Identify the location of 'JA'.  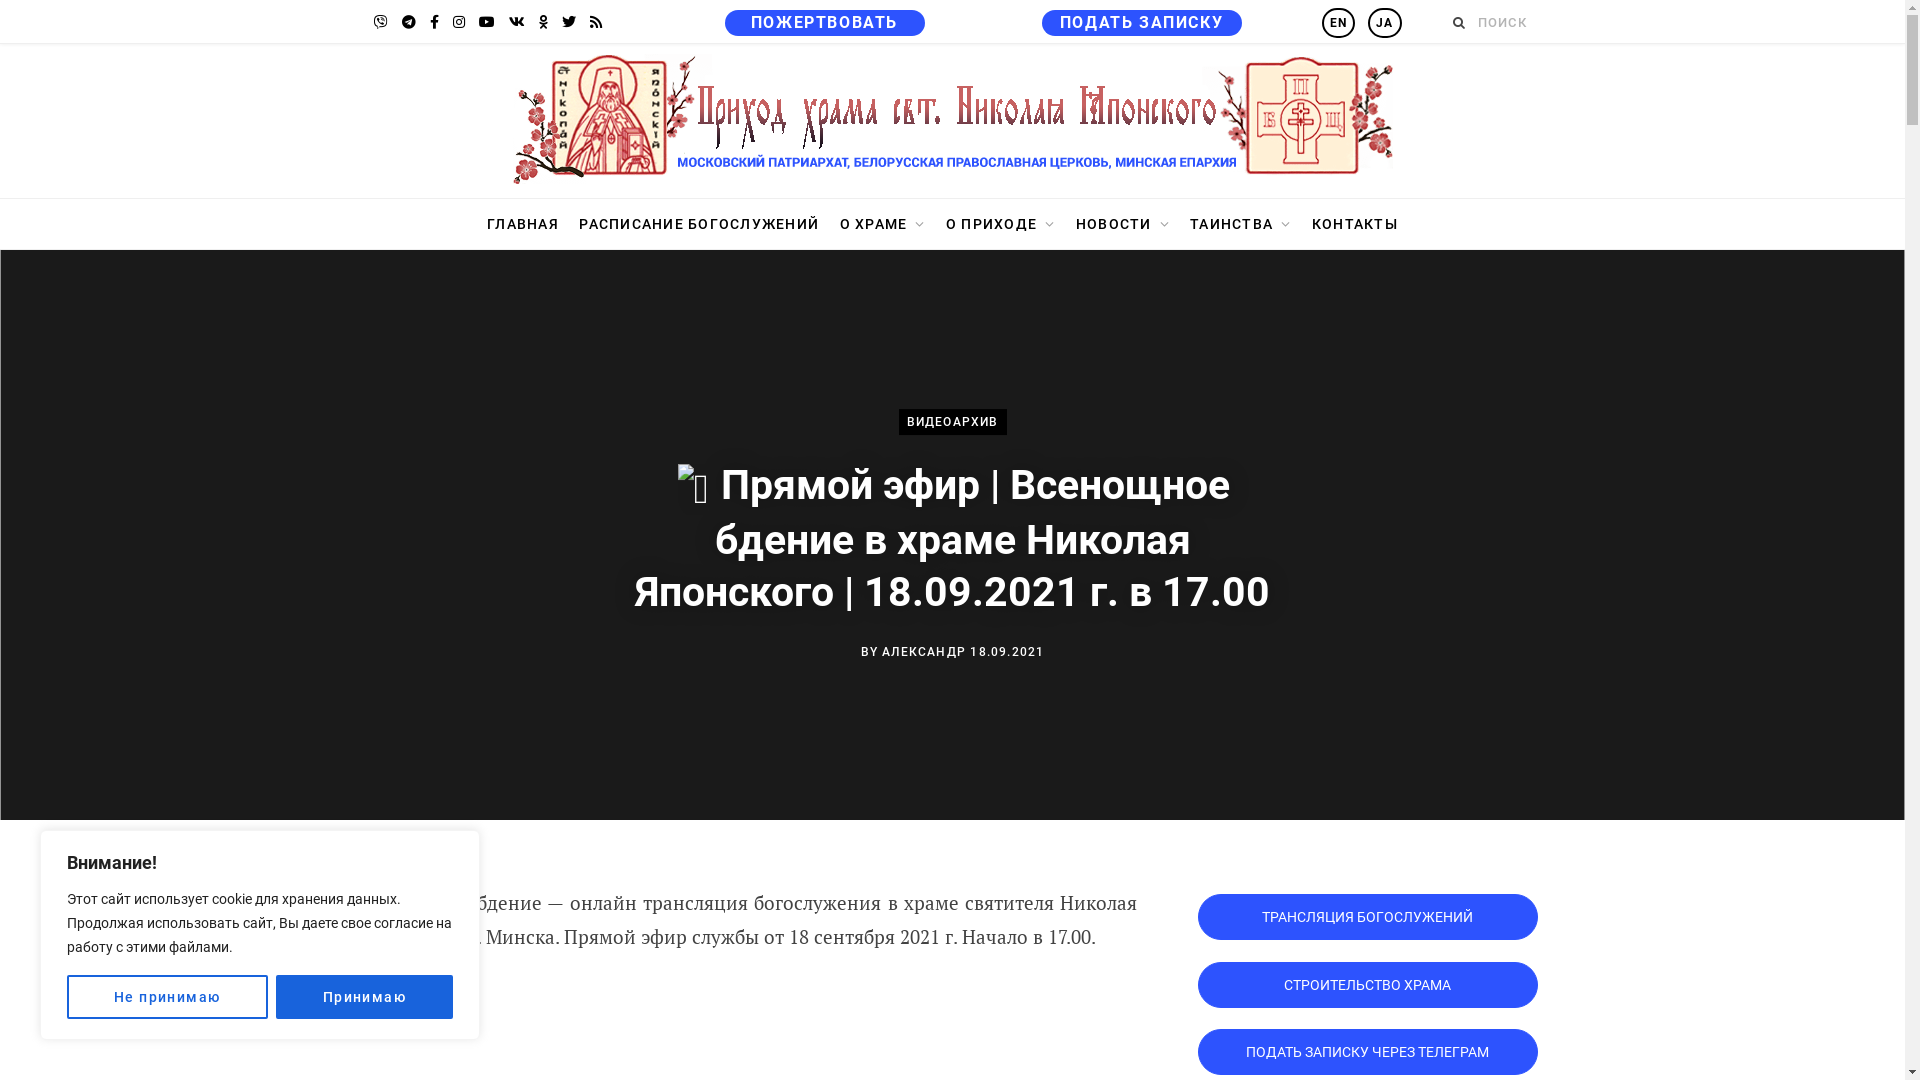
(1367, 23).